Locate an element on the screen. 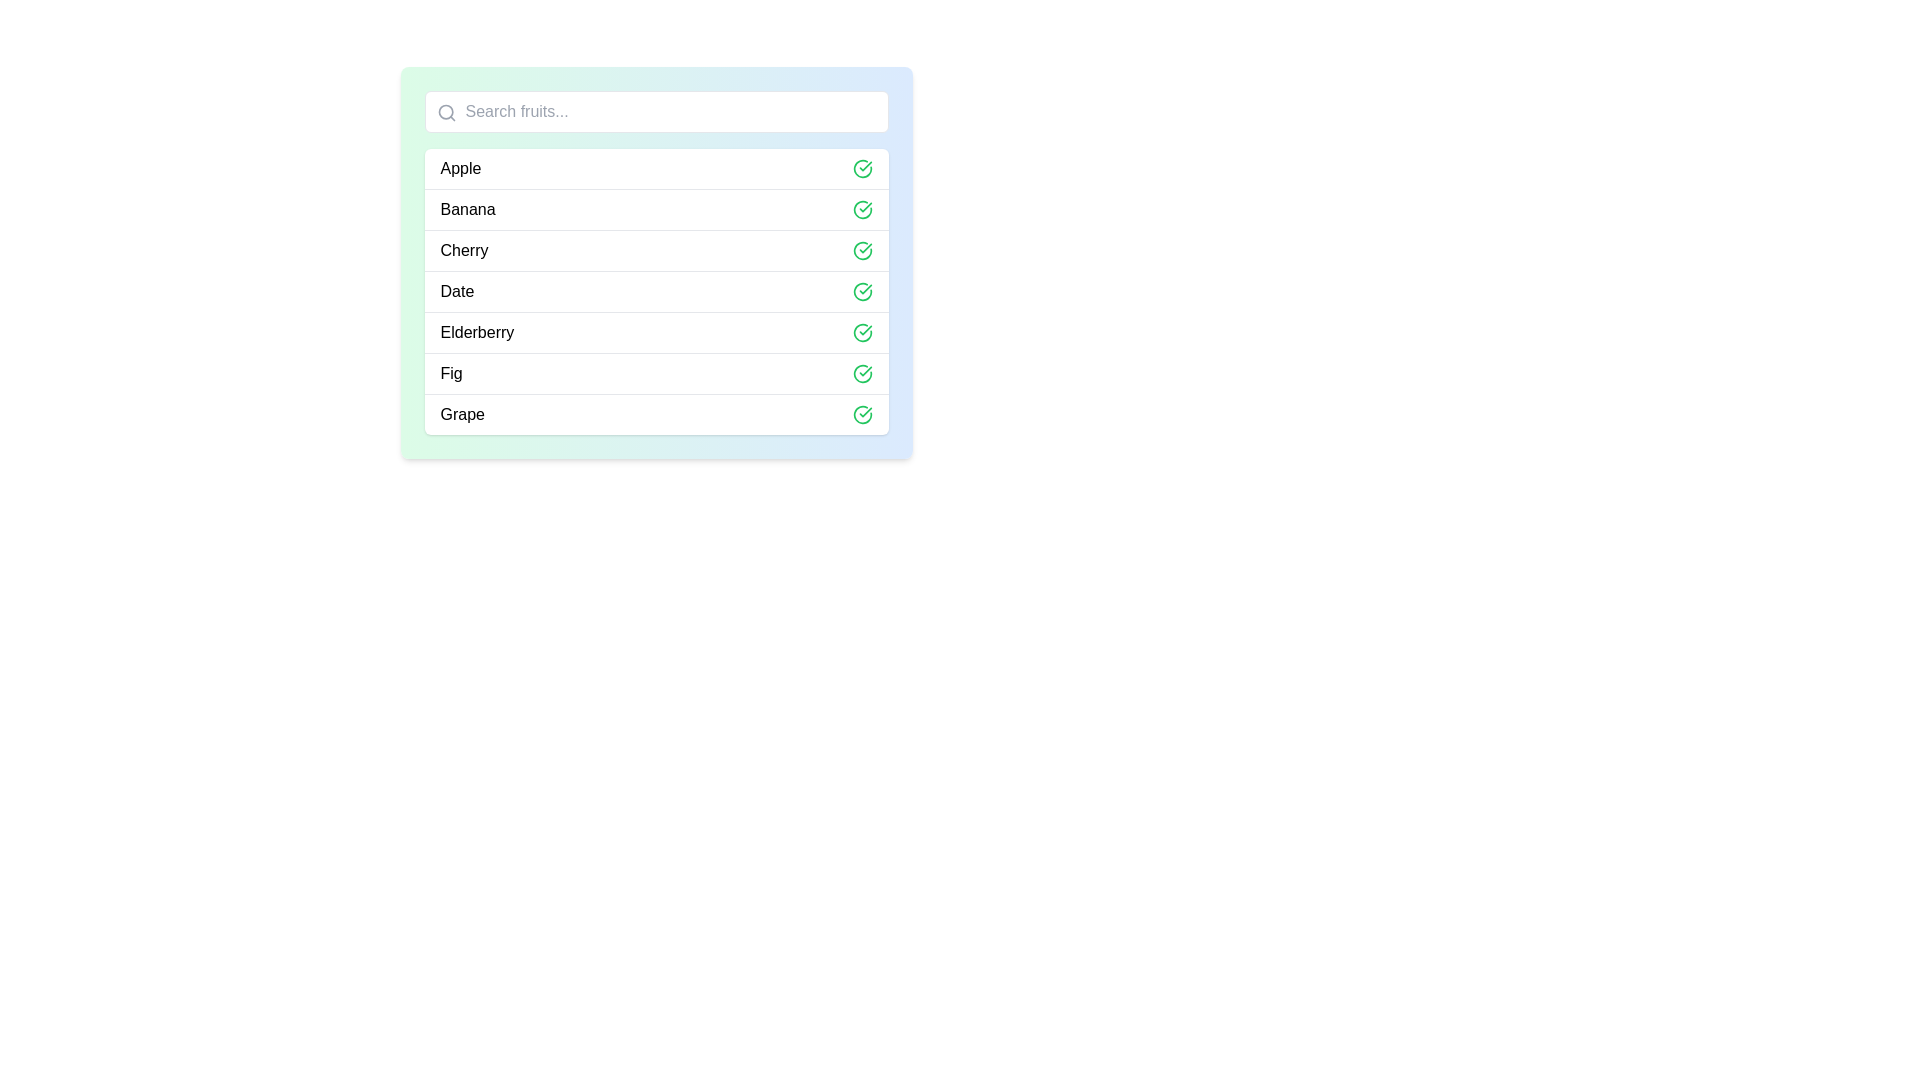  the search icon that visually indicates the search functionality, located to the left of the search input box is located at coordinates (445, 112).